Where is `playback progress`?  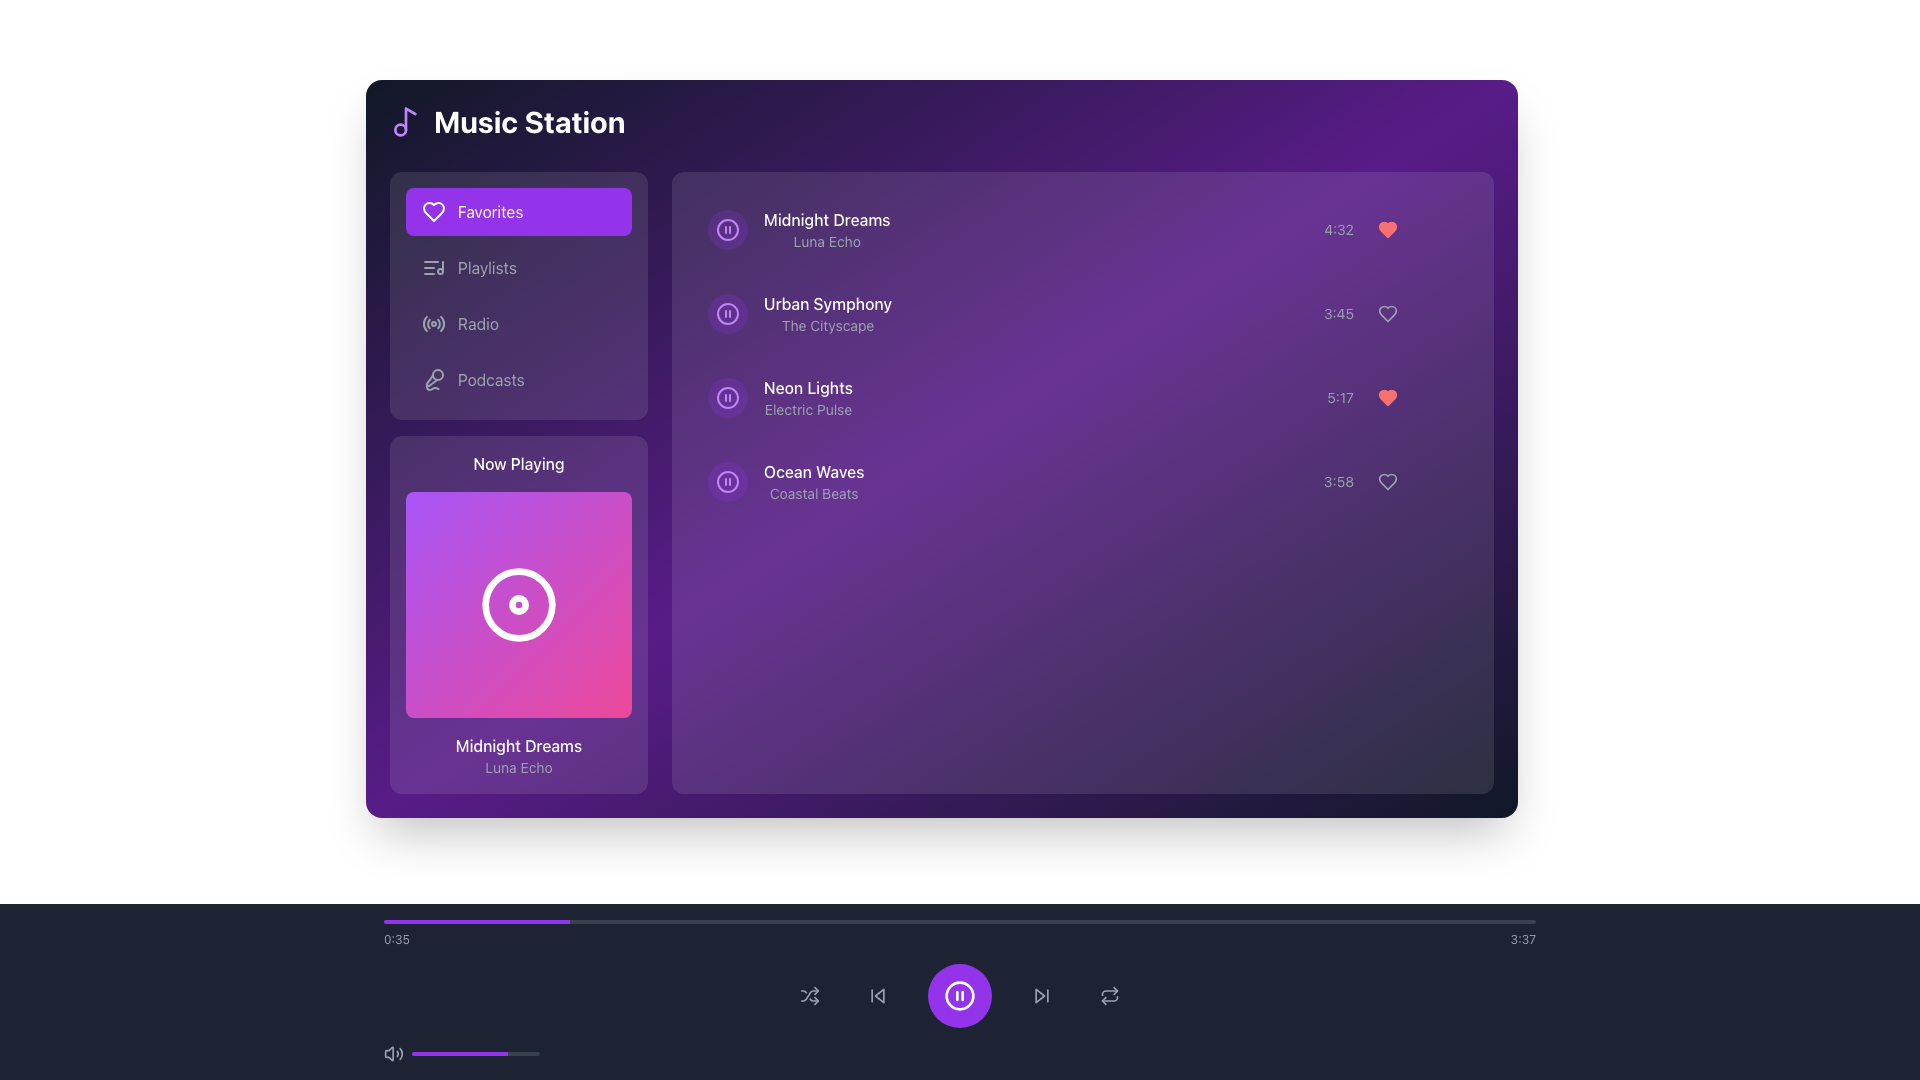 playback progress is located at coordinates (1373, 921).